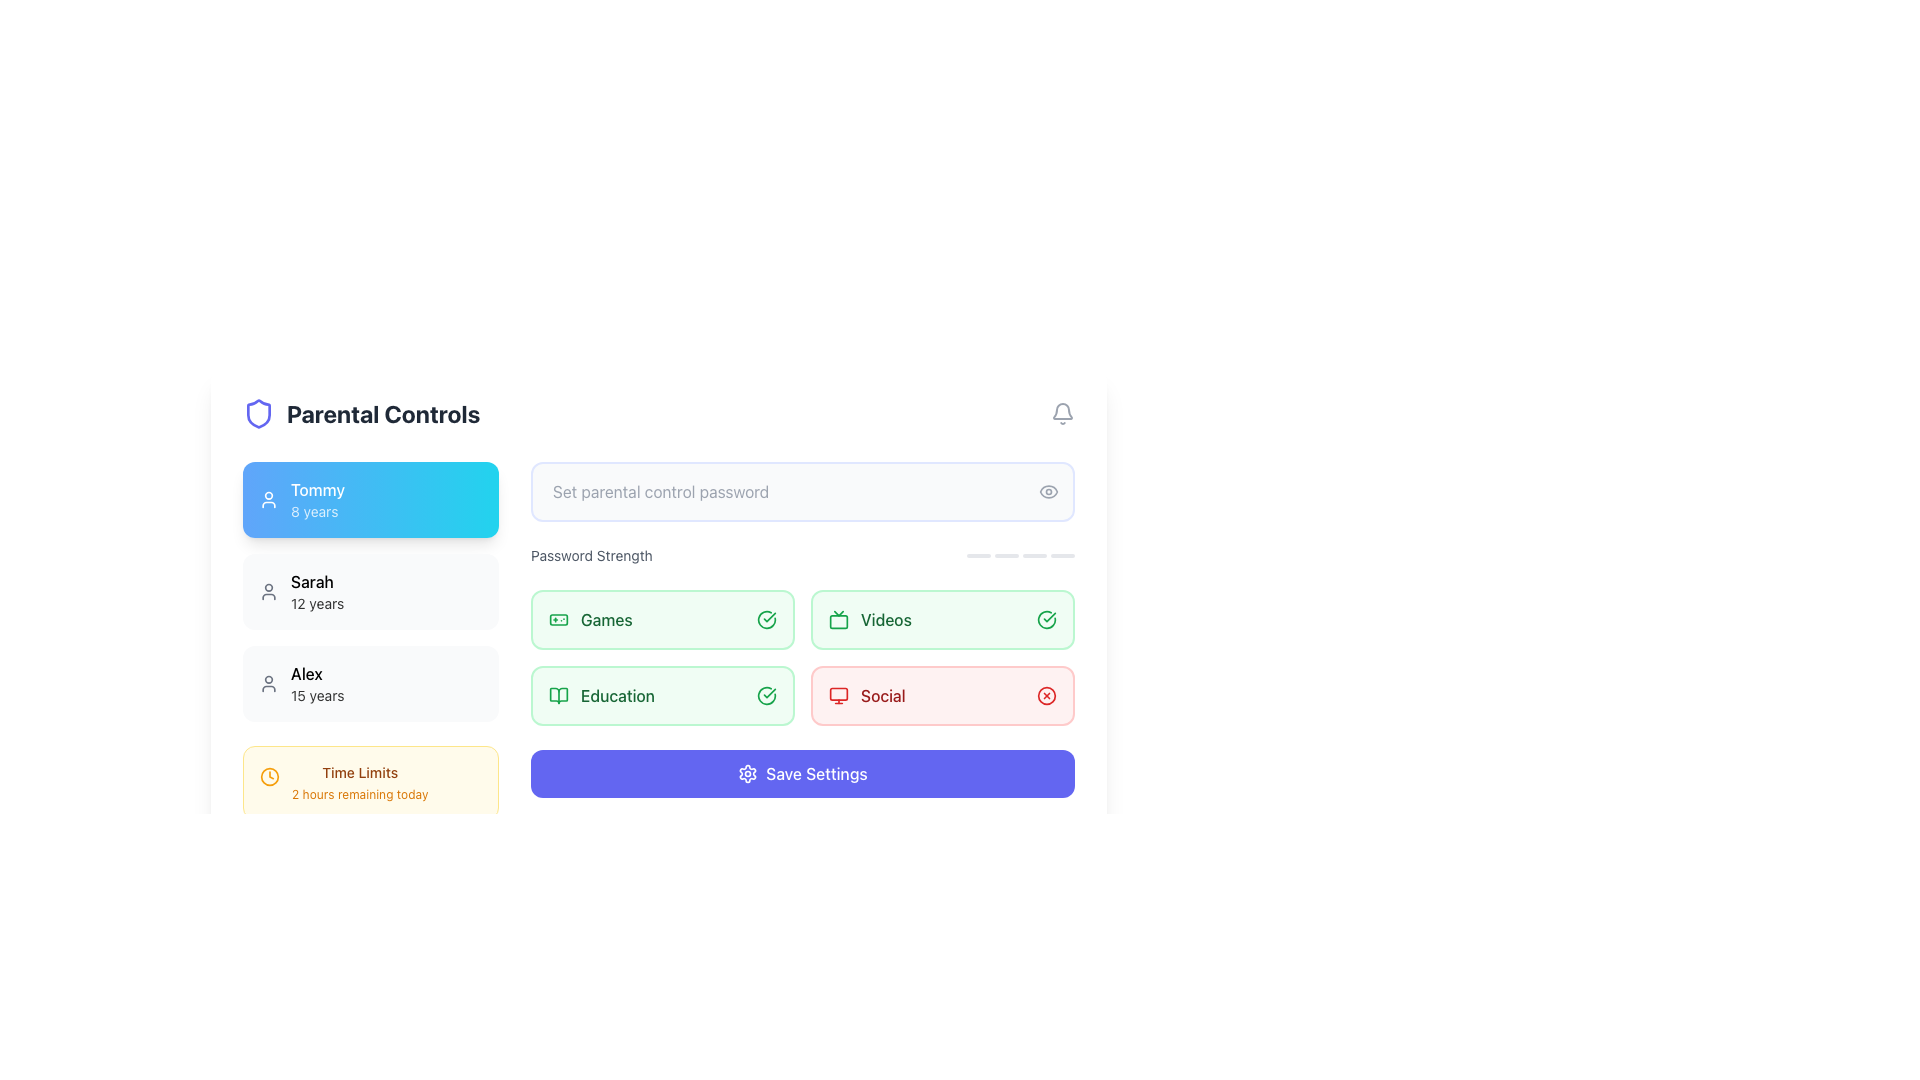 The image size is (1920, 1080). Describe the element at coordinates (316, 694) in the screenshot. I see `age information of the user named 'Alex' displayed in the static text label located in the left sidebar under 'Parental Controls'` at that location.